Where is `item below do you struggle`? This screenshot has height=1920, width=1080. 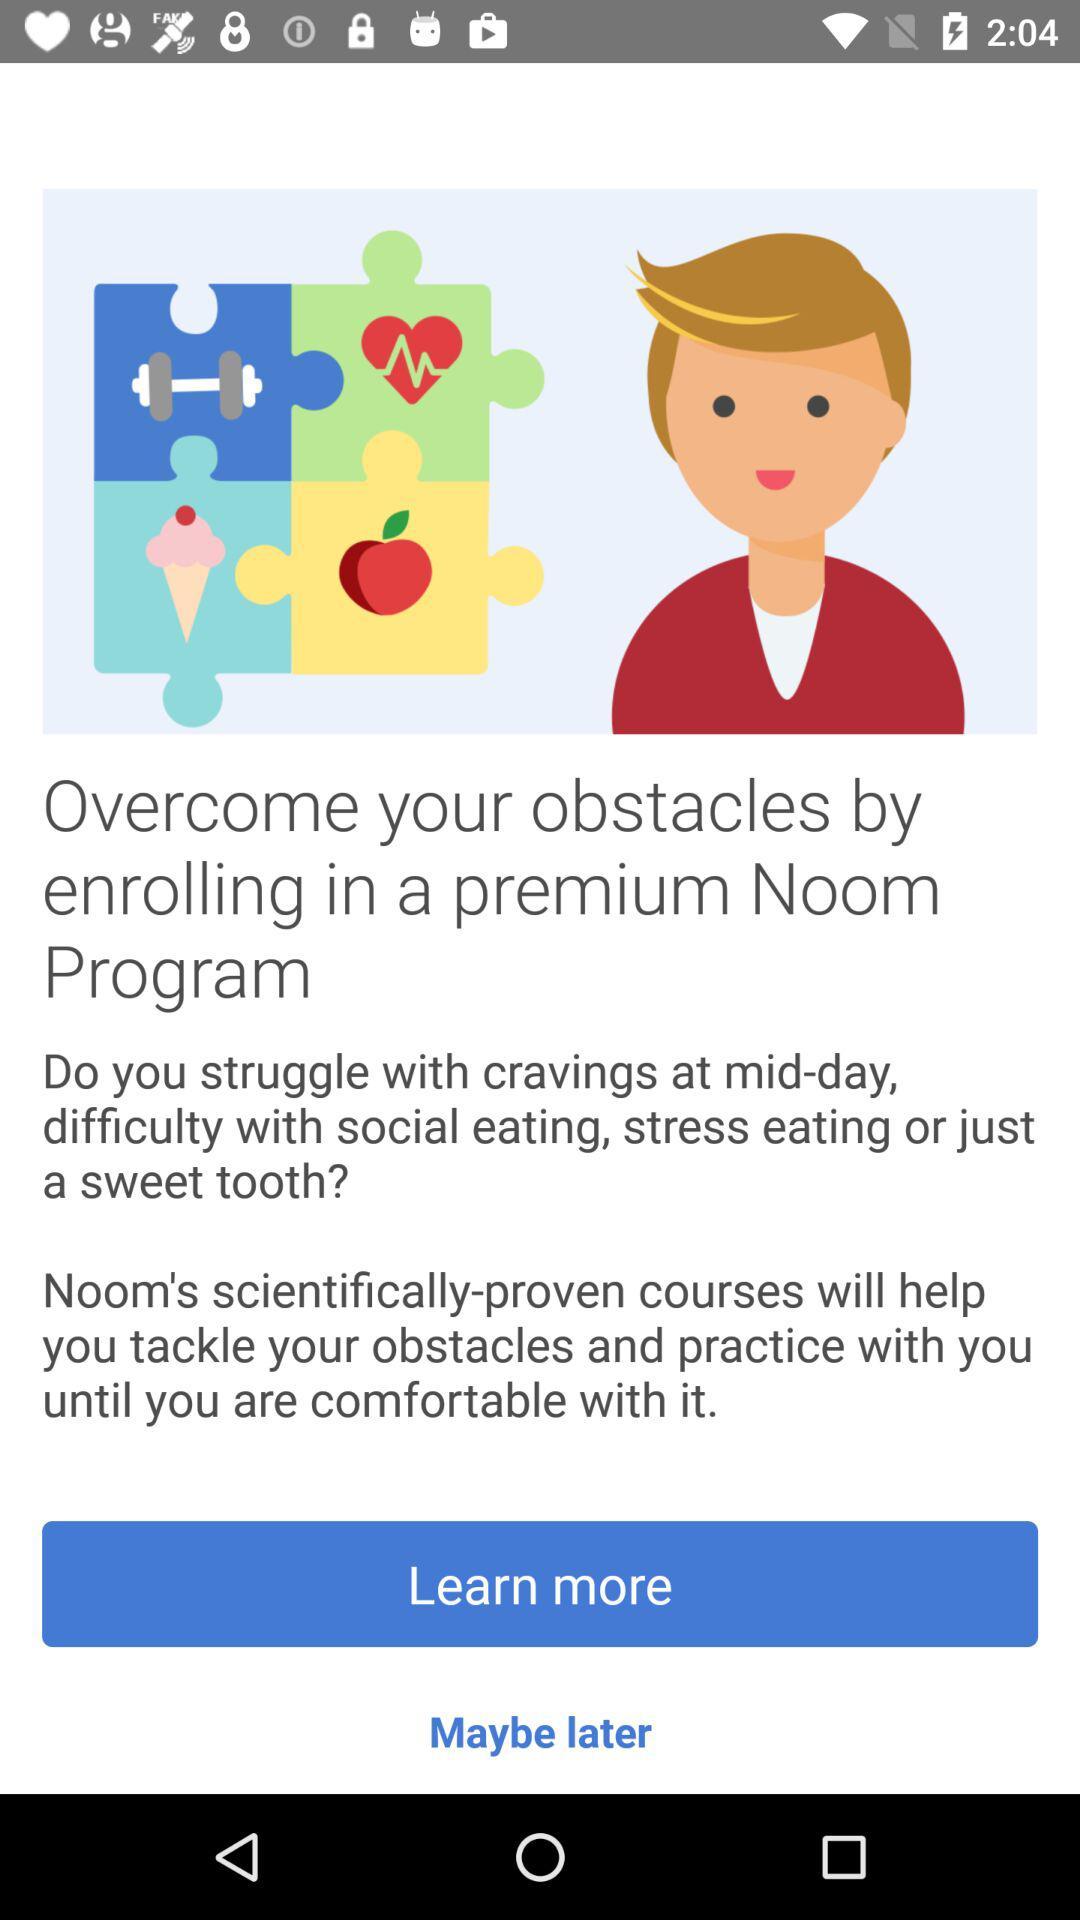 item below do you struggle is located at coordinates (540, 1583).